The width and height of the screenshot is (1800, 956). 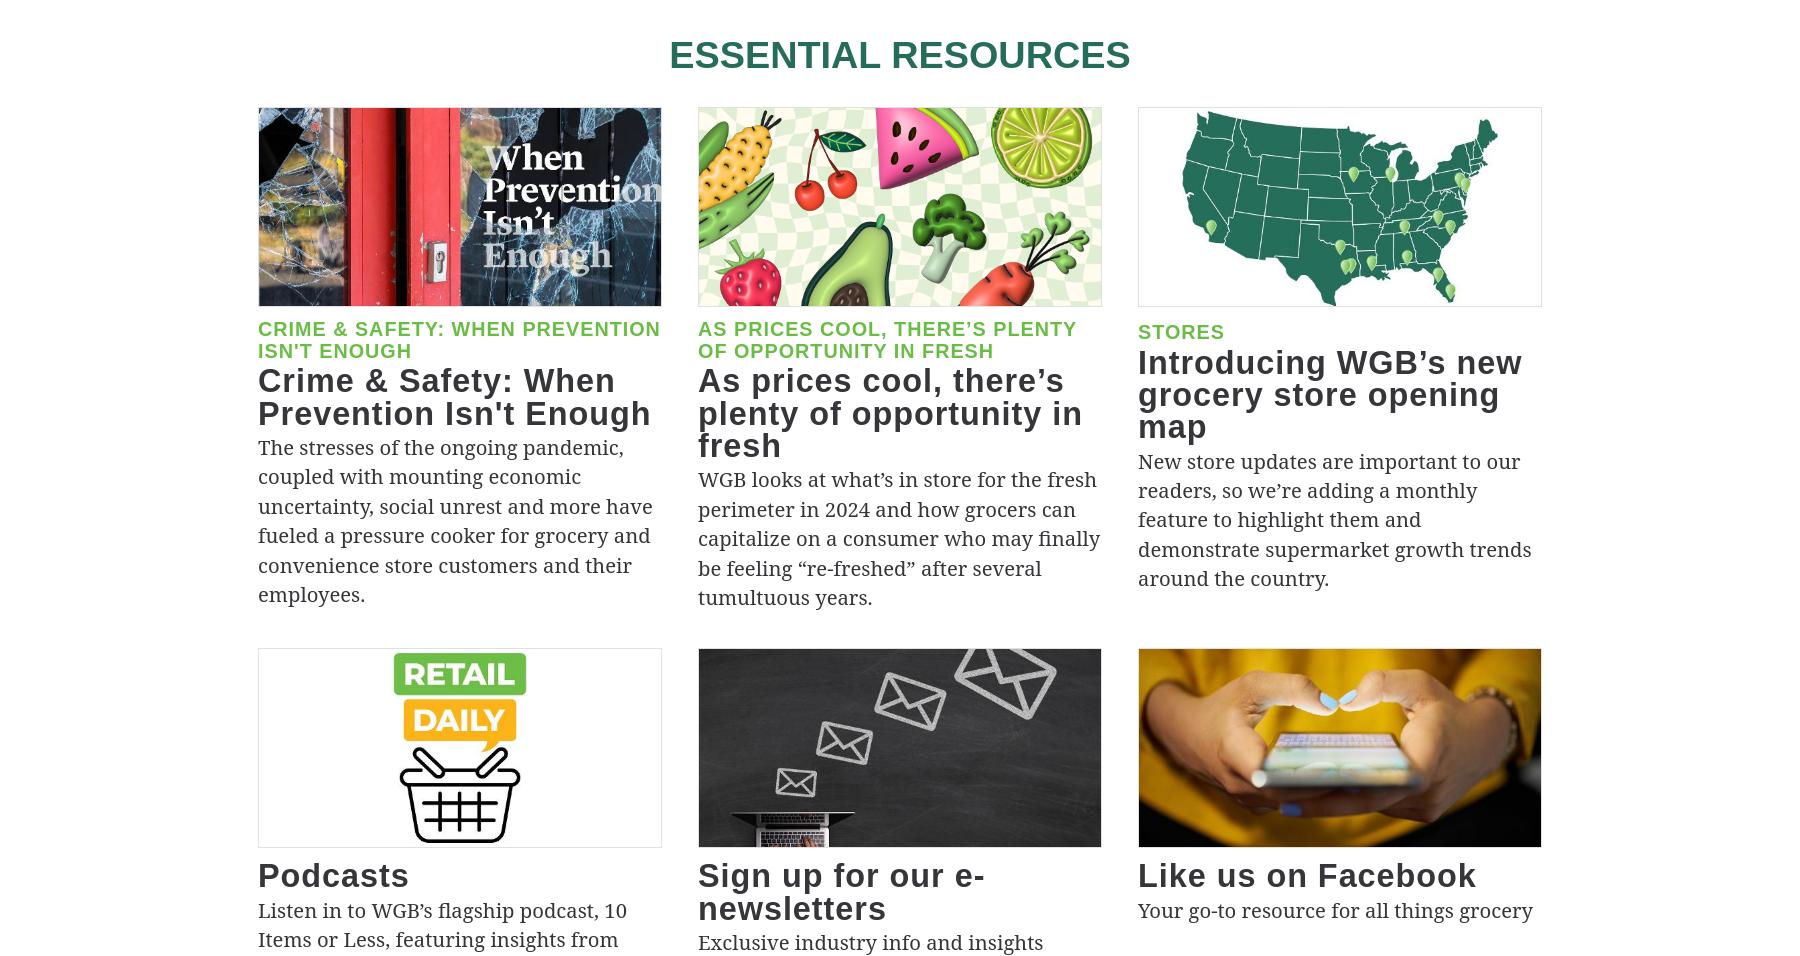 What do you see at coordinates (1335, 908) in the screenshot?
I see `'Your go-to resource for all things grocery'` at bounding box center [1335, 908].